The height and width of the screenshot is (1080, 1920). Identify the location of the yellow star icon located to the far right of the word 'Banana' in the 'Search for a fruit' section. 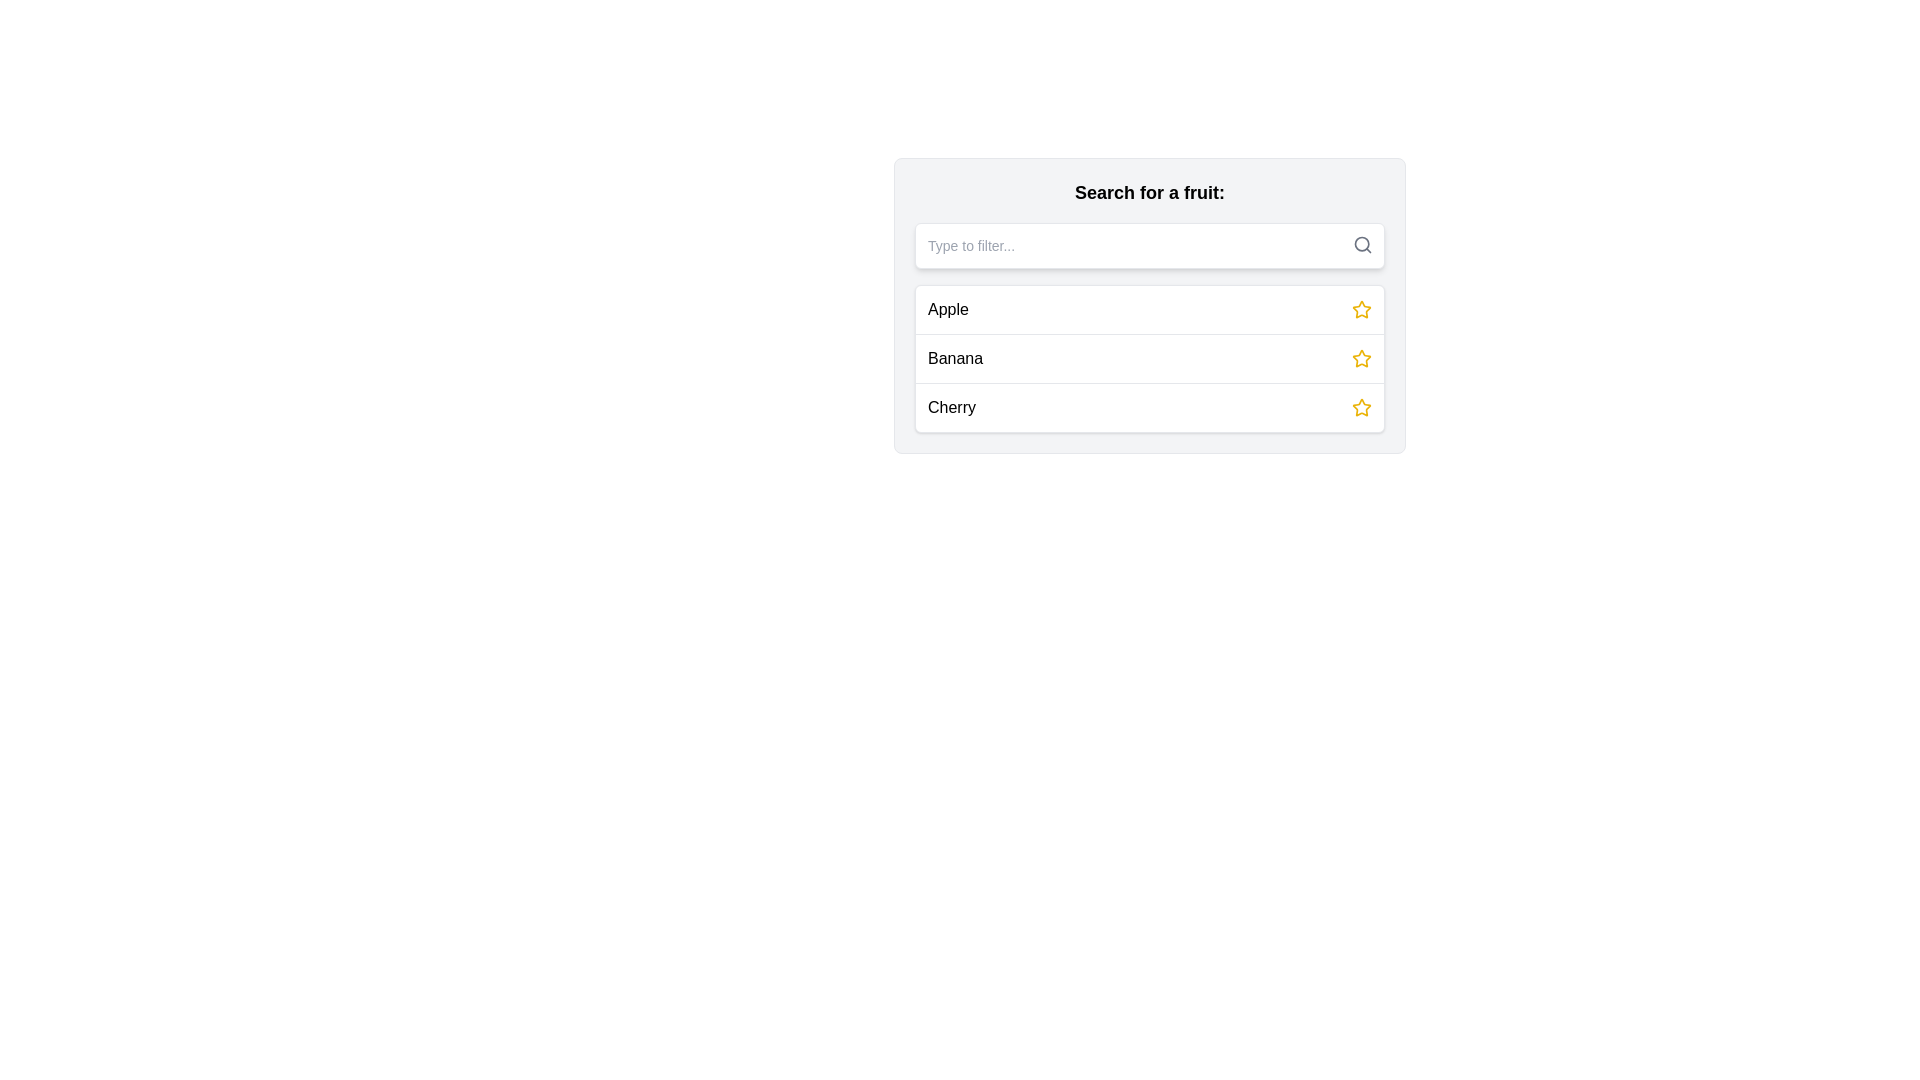
(1361, 357).